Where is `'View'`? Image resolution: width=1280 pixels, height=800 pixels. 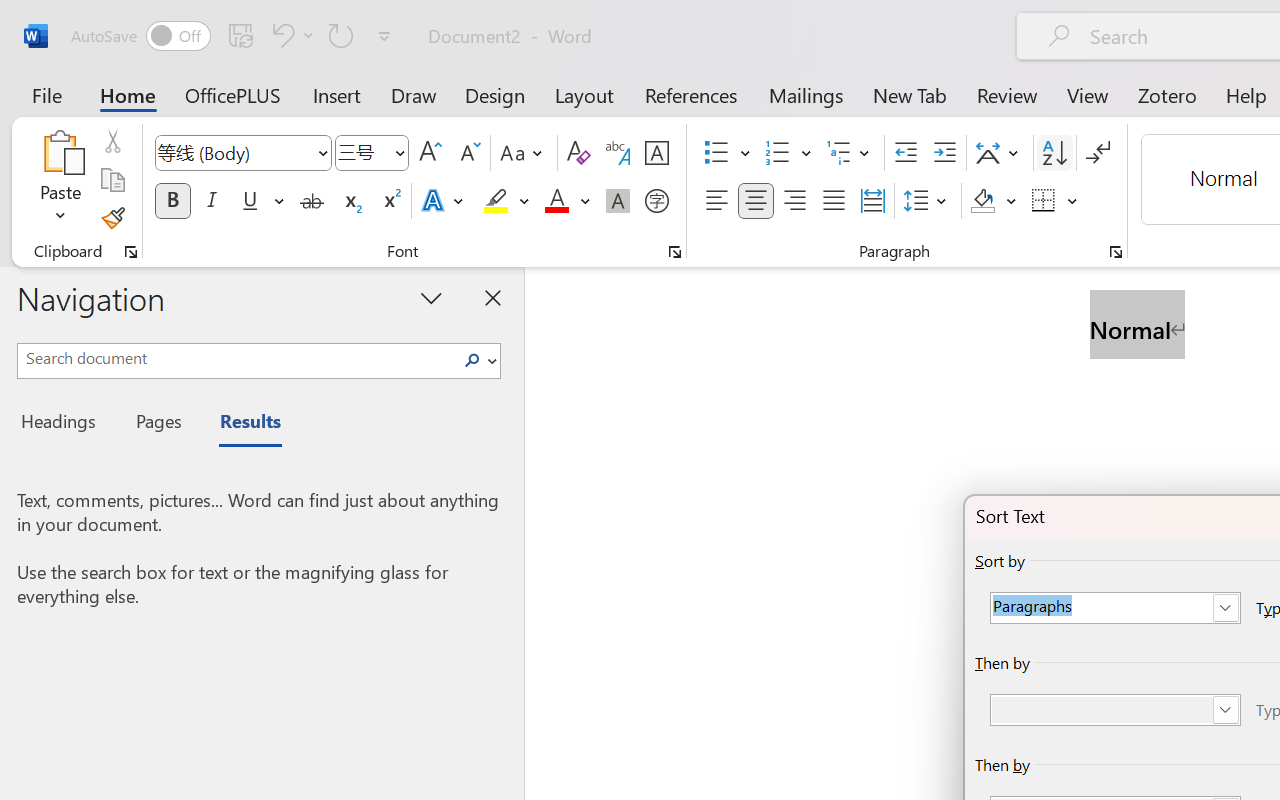
'View' is located at coordinates (1087, 94).